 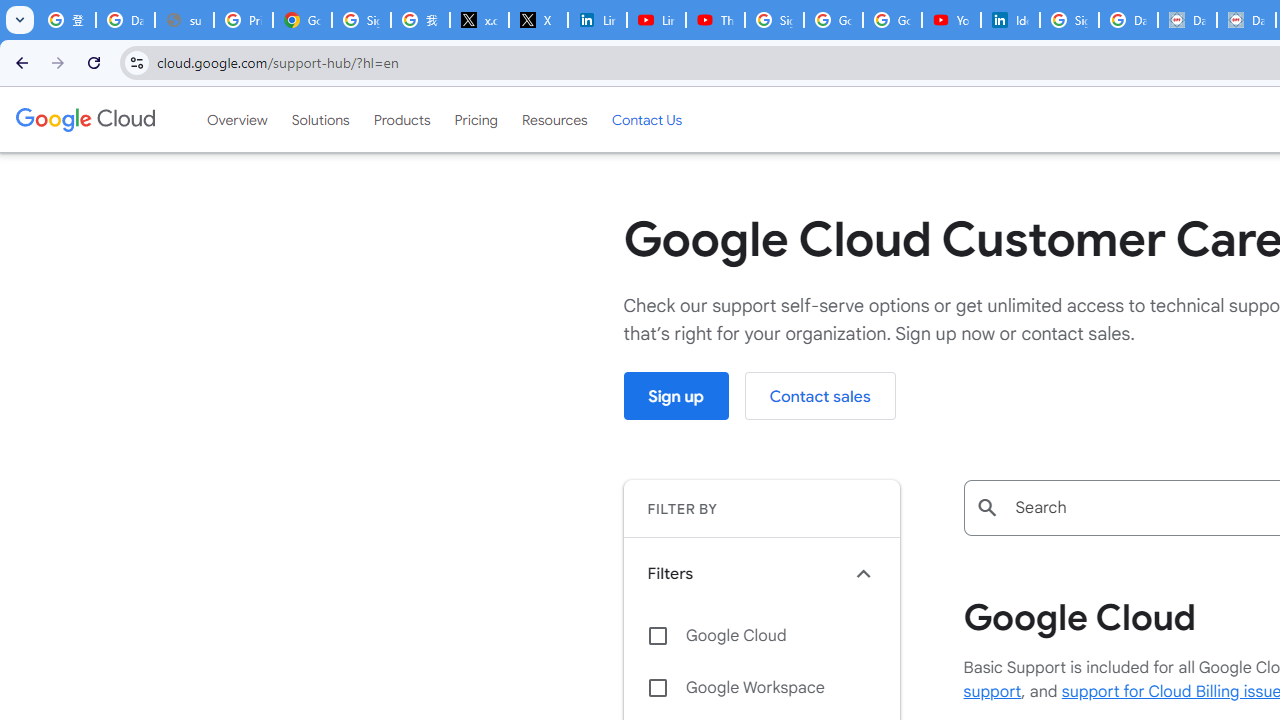 What do you see at coordinates (400, 119) in the screenshot?
I see `'Products'` at bounding box center [400, 119].